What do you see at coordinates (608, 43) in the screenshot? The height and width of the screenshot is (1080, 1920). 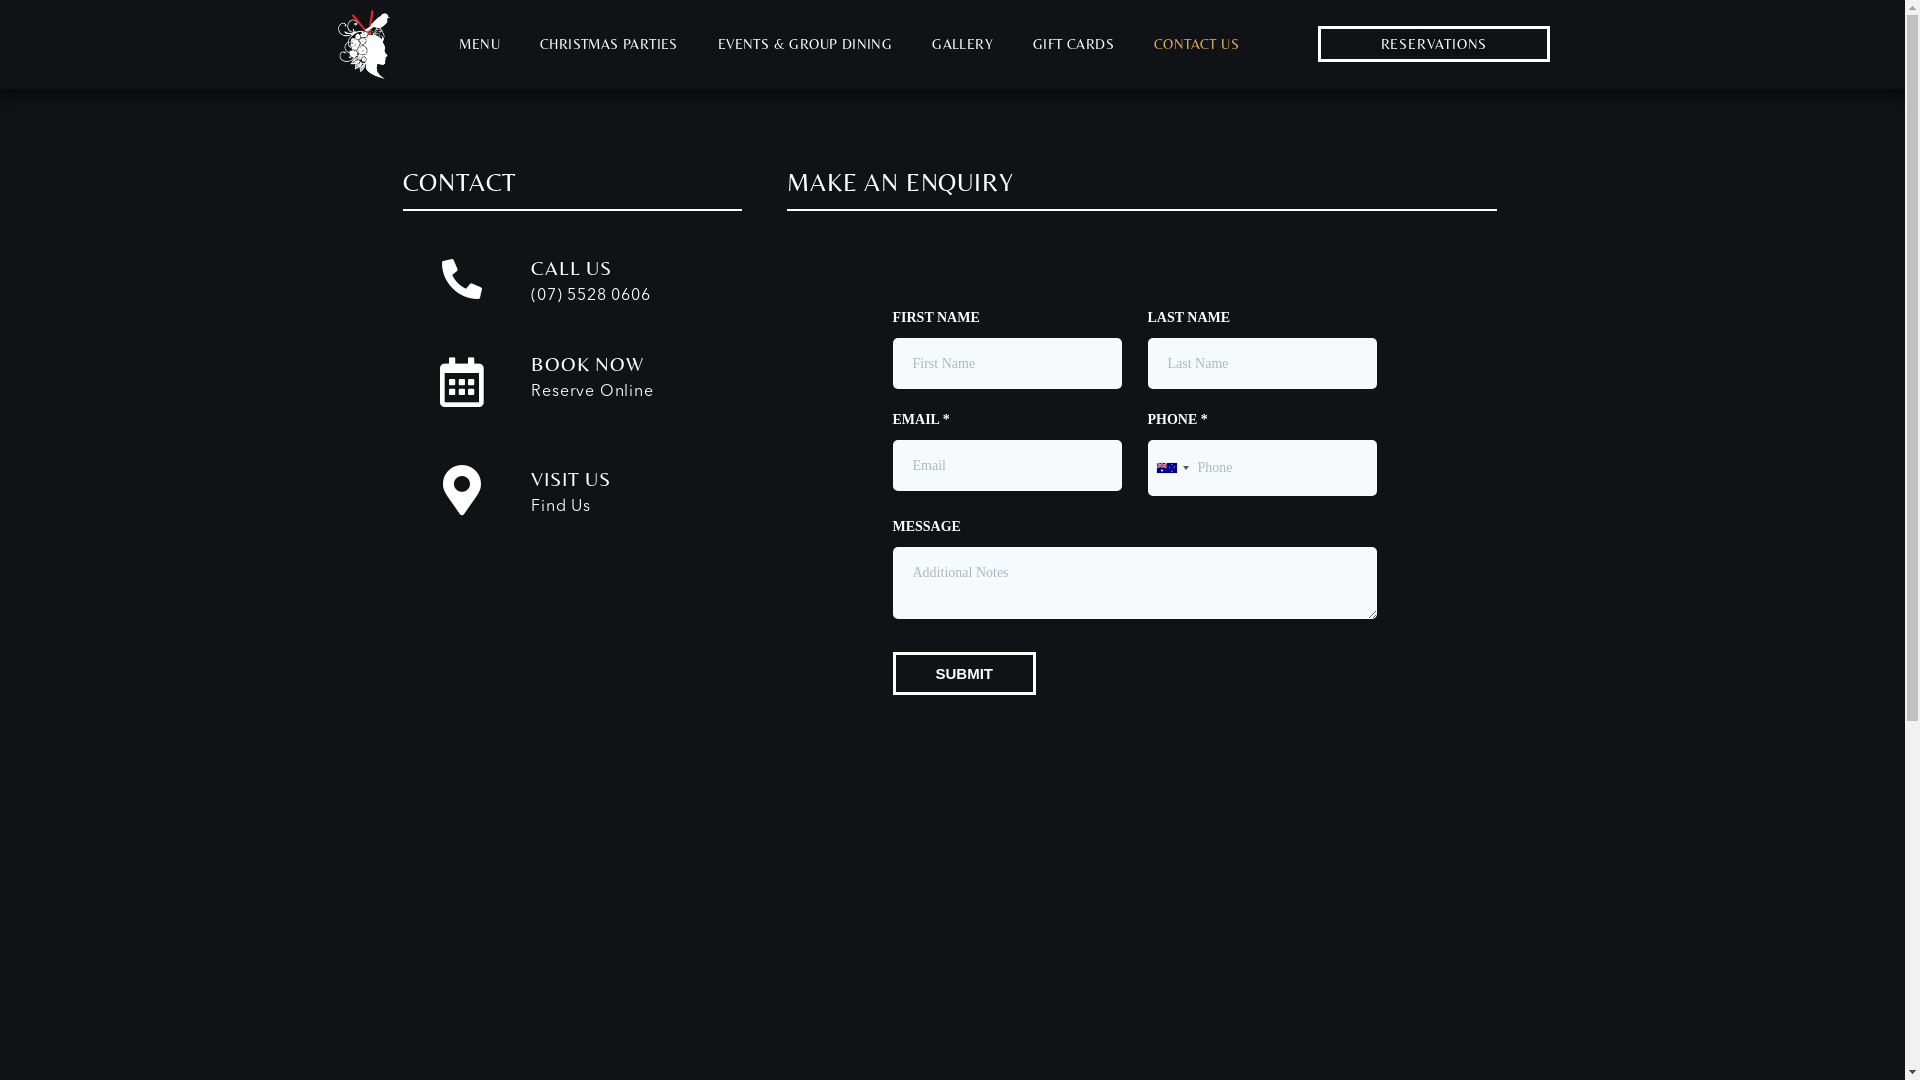 I see `'CHRISTMAS PARTIES'` at bounding box center [608, 43].